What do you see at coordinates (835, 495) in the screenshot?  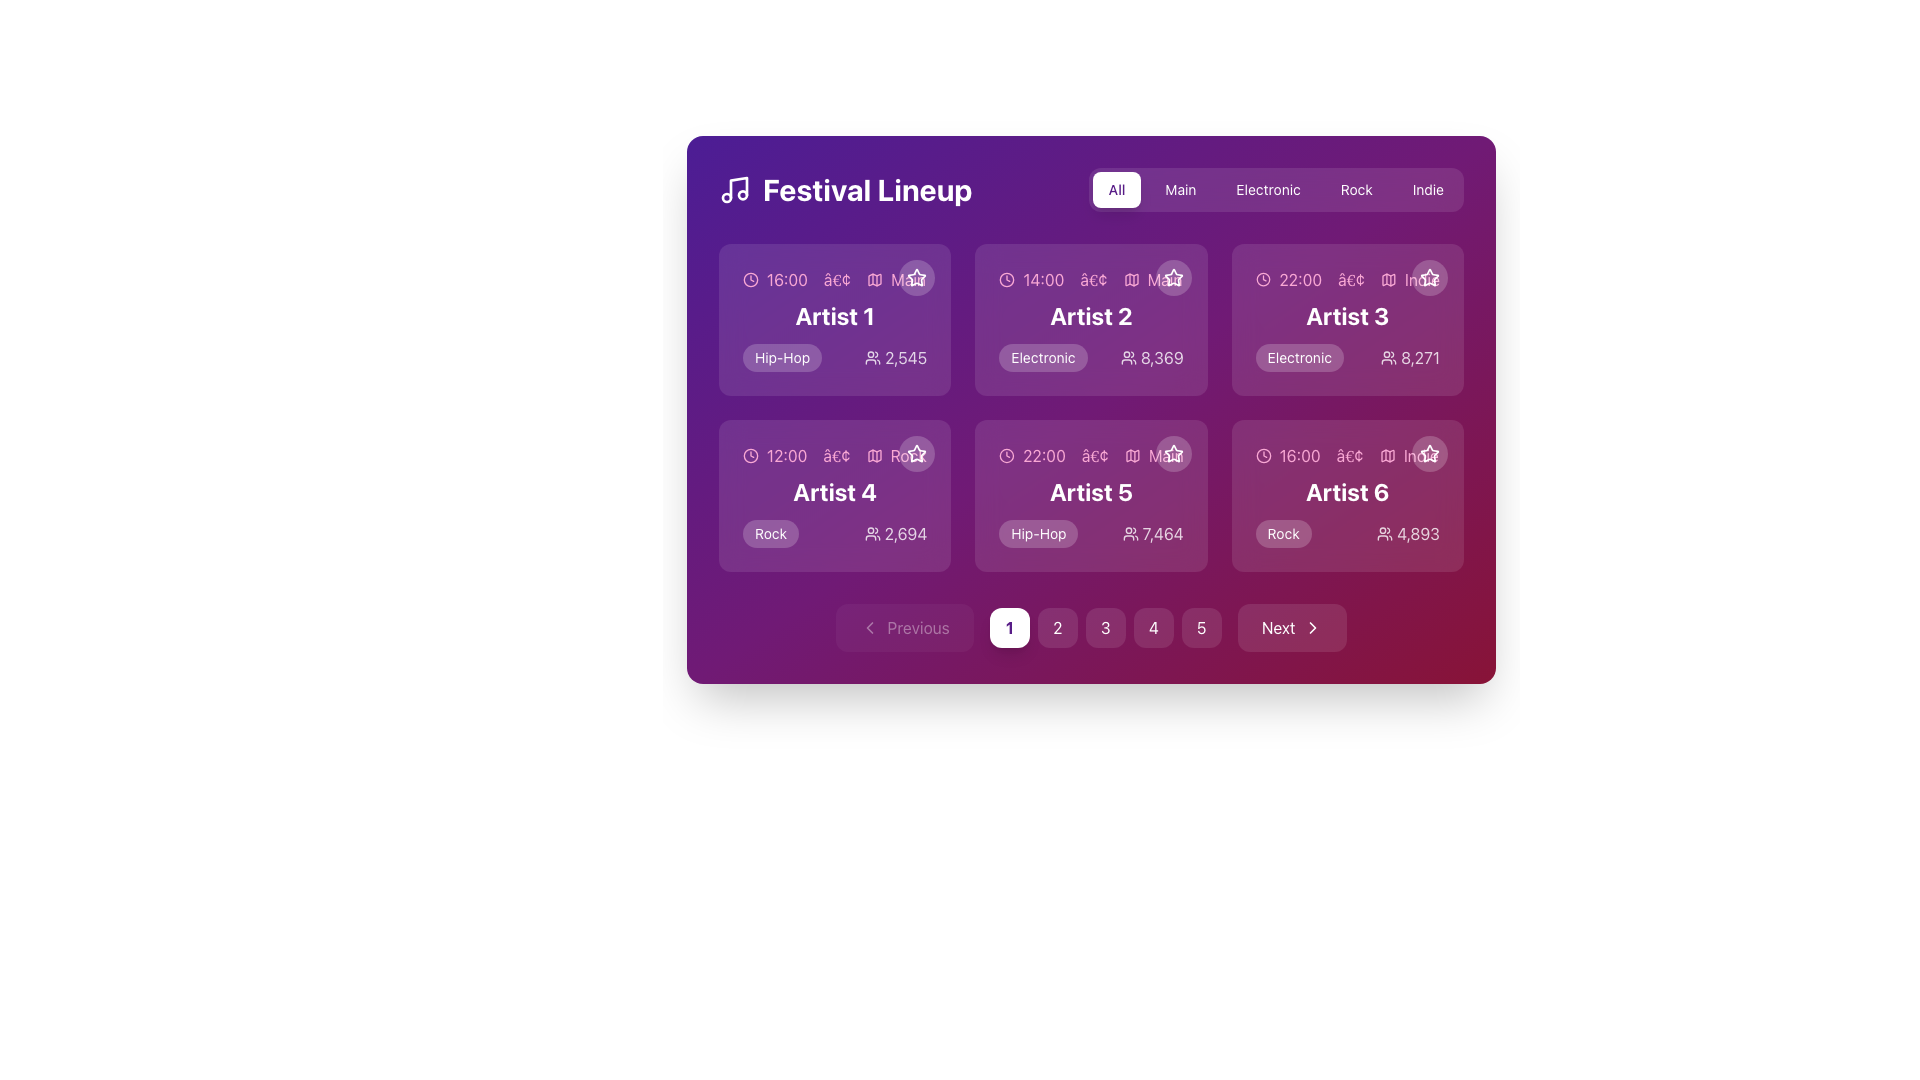 I see `the card representing an event or artist's information in the music festival lineup` at bounding box center [835, 495].